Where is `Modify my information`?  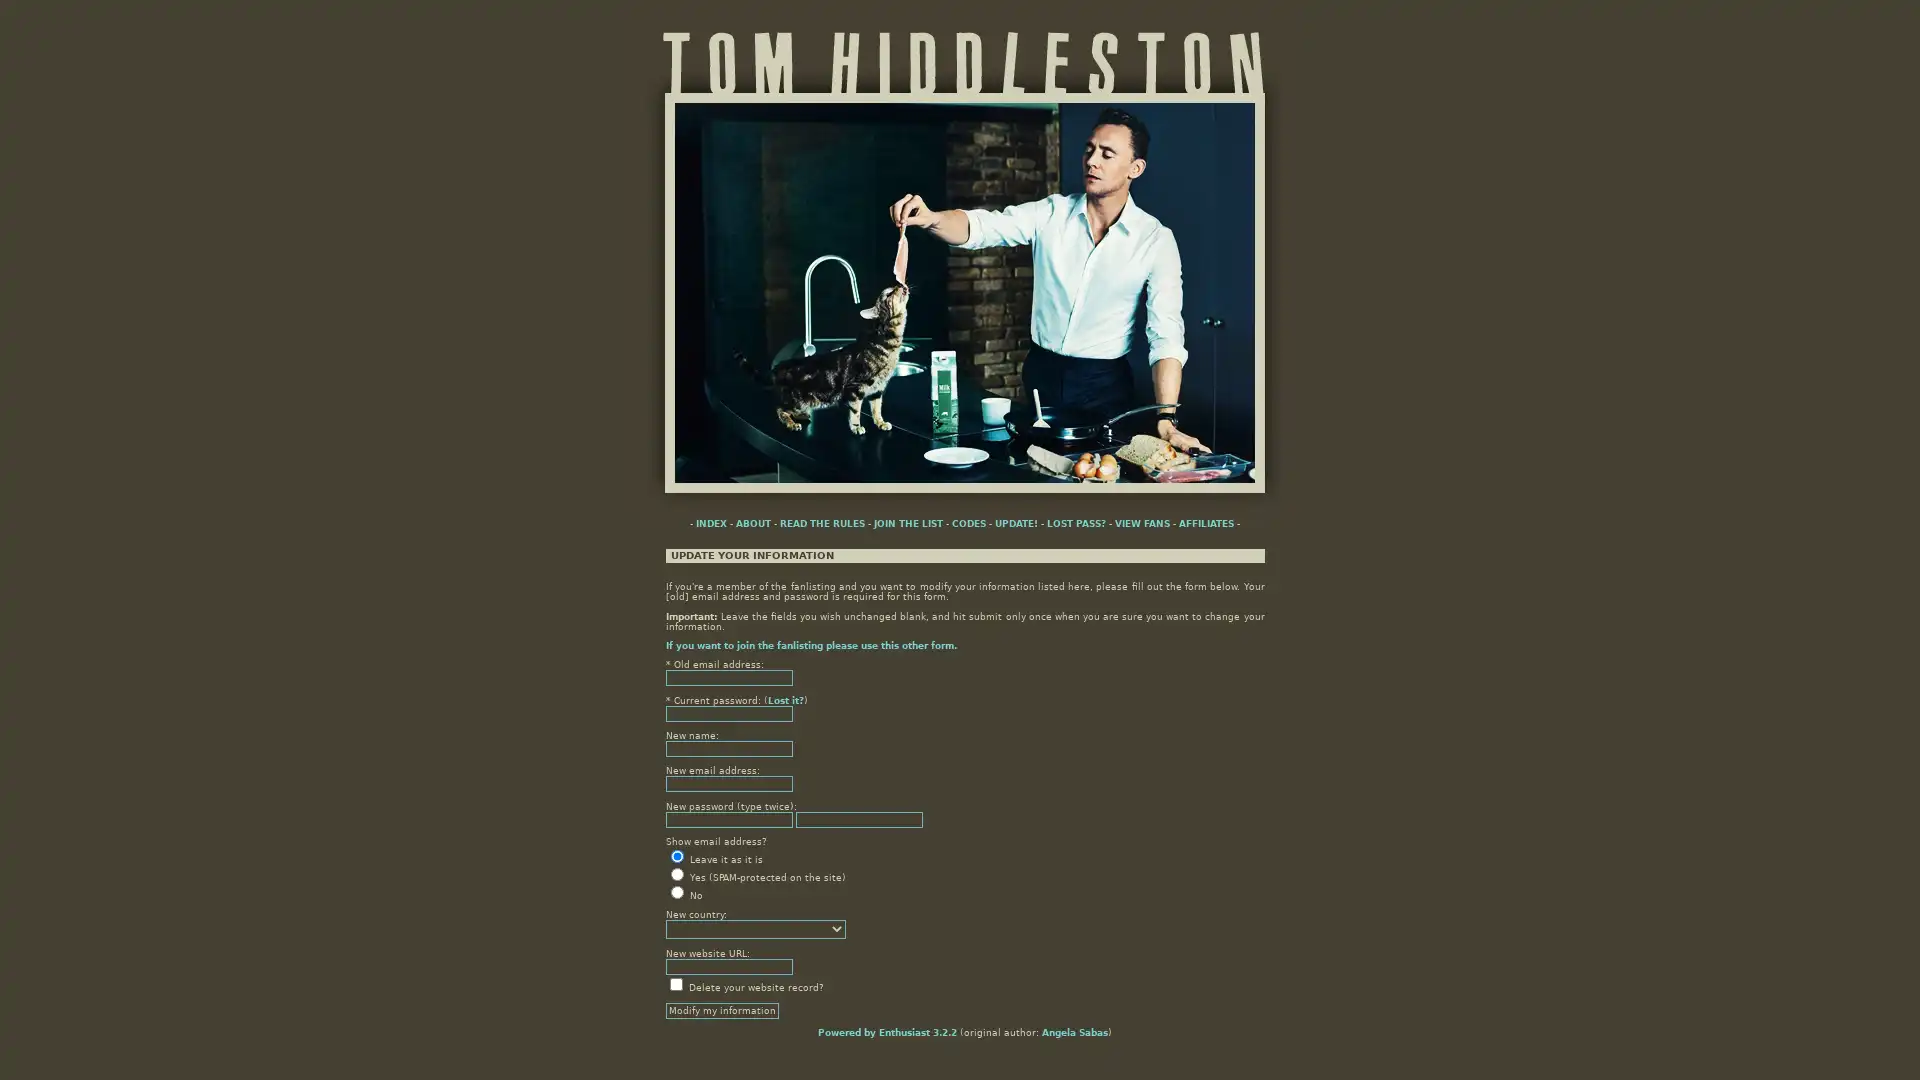
Modify my information is located at coordinates (720, 1010).